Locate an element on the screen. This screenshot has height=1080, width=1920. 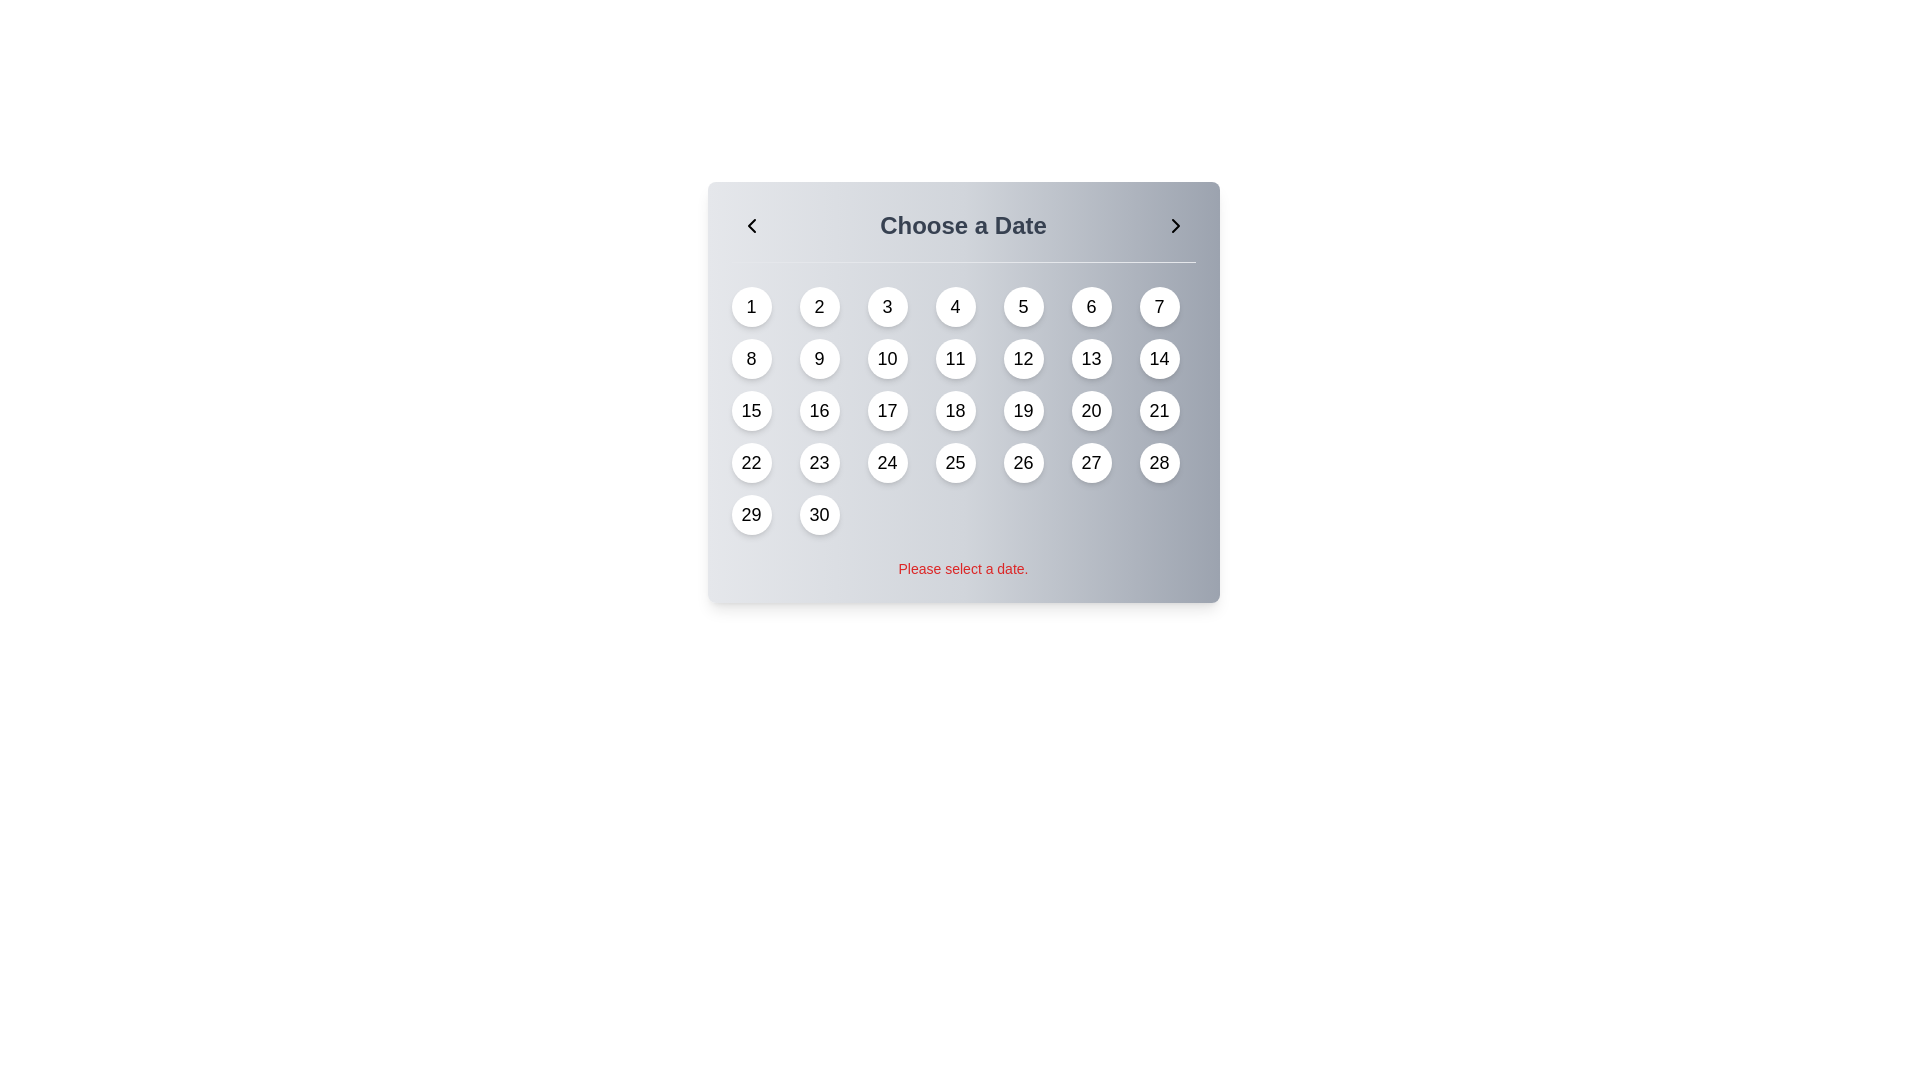
the Chevron Left icon located in the top-left corner of the date selection interface is located at coordinates (750, 225).